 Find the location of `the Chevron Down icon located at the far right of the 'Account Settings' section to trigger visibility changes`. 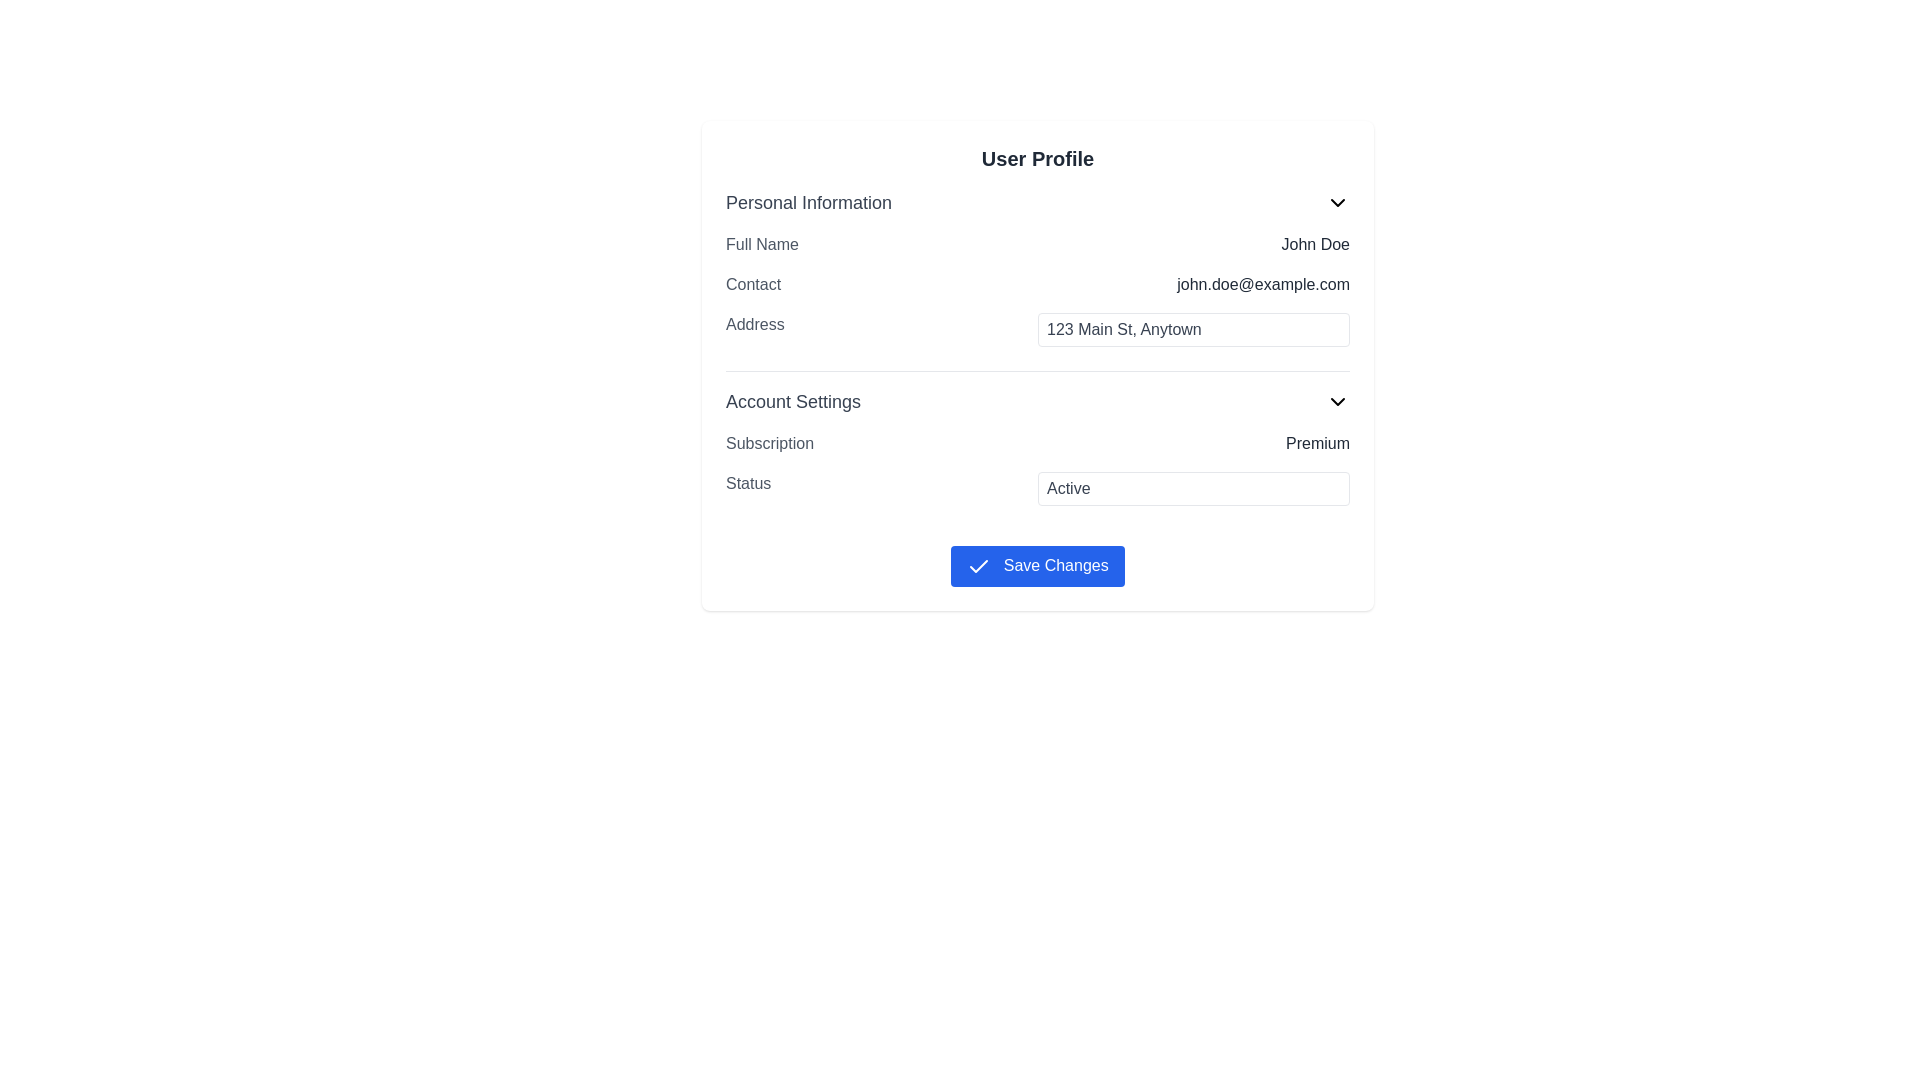

the Chevron Down icon located at the far right of the 'Account Settings' section to trigger visibility changes is located at coordinates (1338, 401).